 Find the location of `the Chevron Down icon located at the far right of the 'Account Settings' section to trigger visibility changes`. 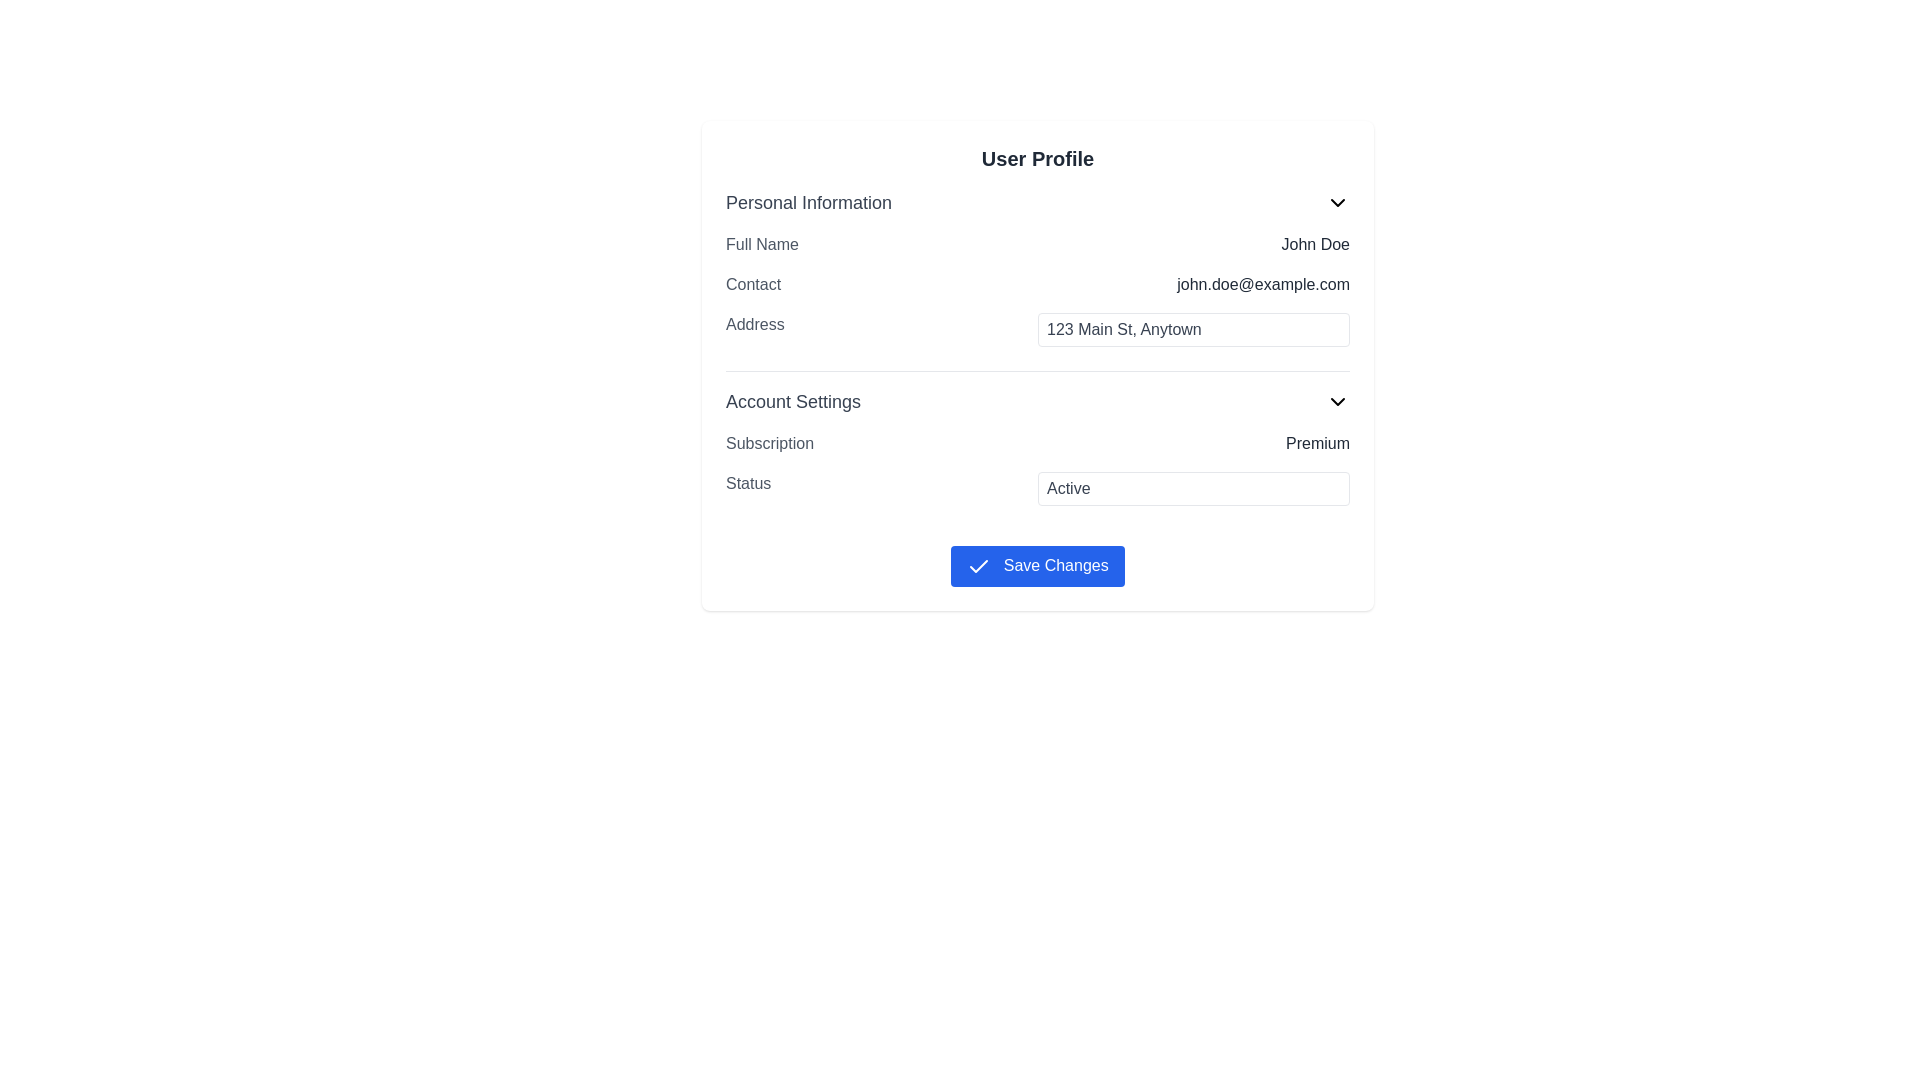

the Chevron Down icon located at the far right of the 'Account Settings' section to trigger visibility changes is located at coordinates (1338, 401).